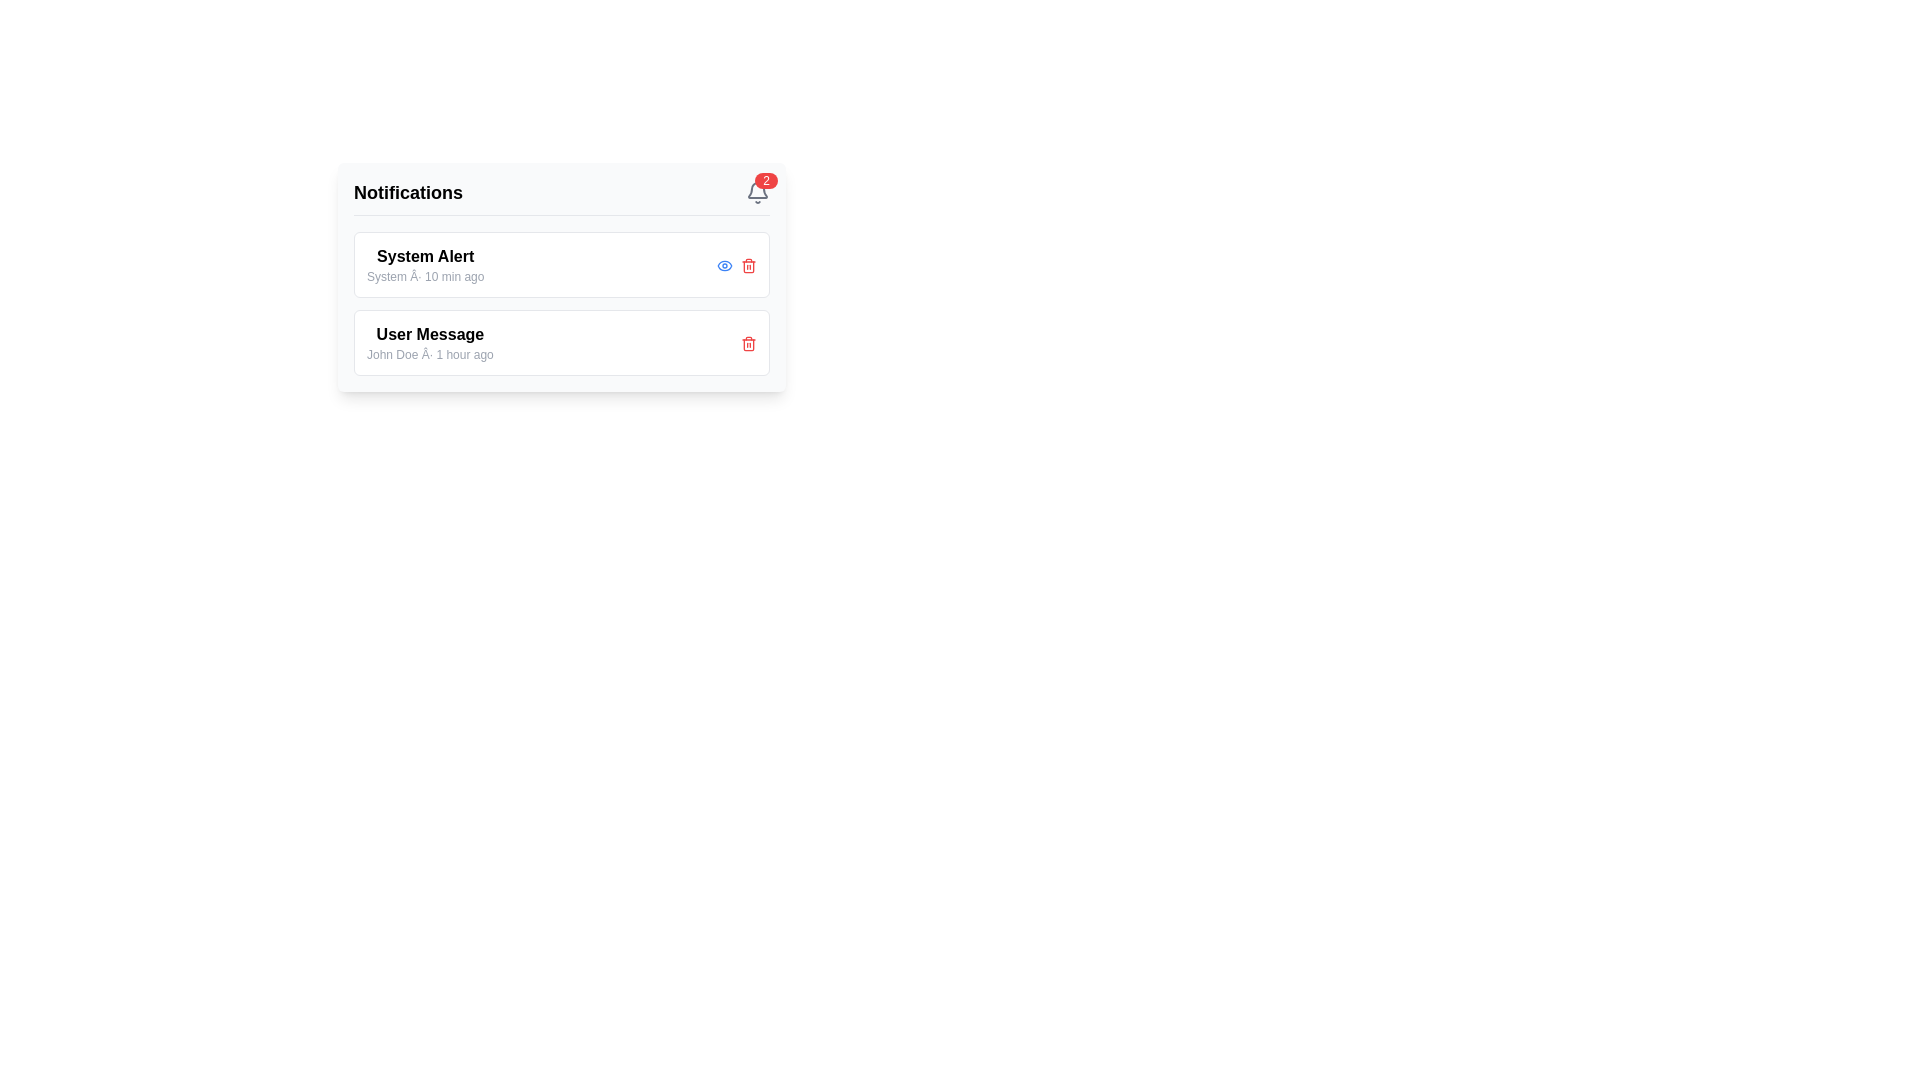 Image resolution: width=1920 pixels, height=1080 pixels. What do you see at coordinates (560, 304) in the screenshot?
I see `the Notification summary block containing 'System Alert' and 'User Message'` at bounding box center [560, 304].